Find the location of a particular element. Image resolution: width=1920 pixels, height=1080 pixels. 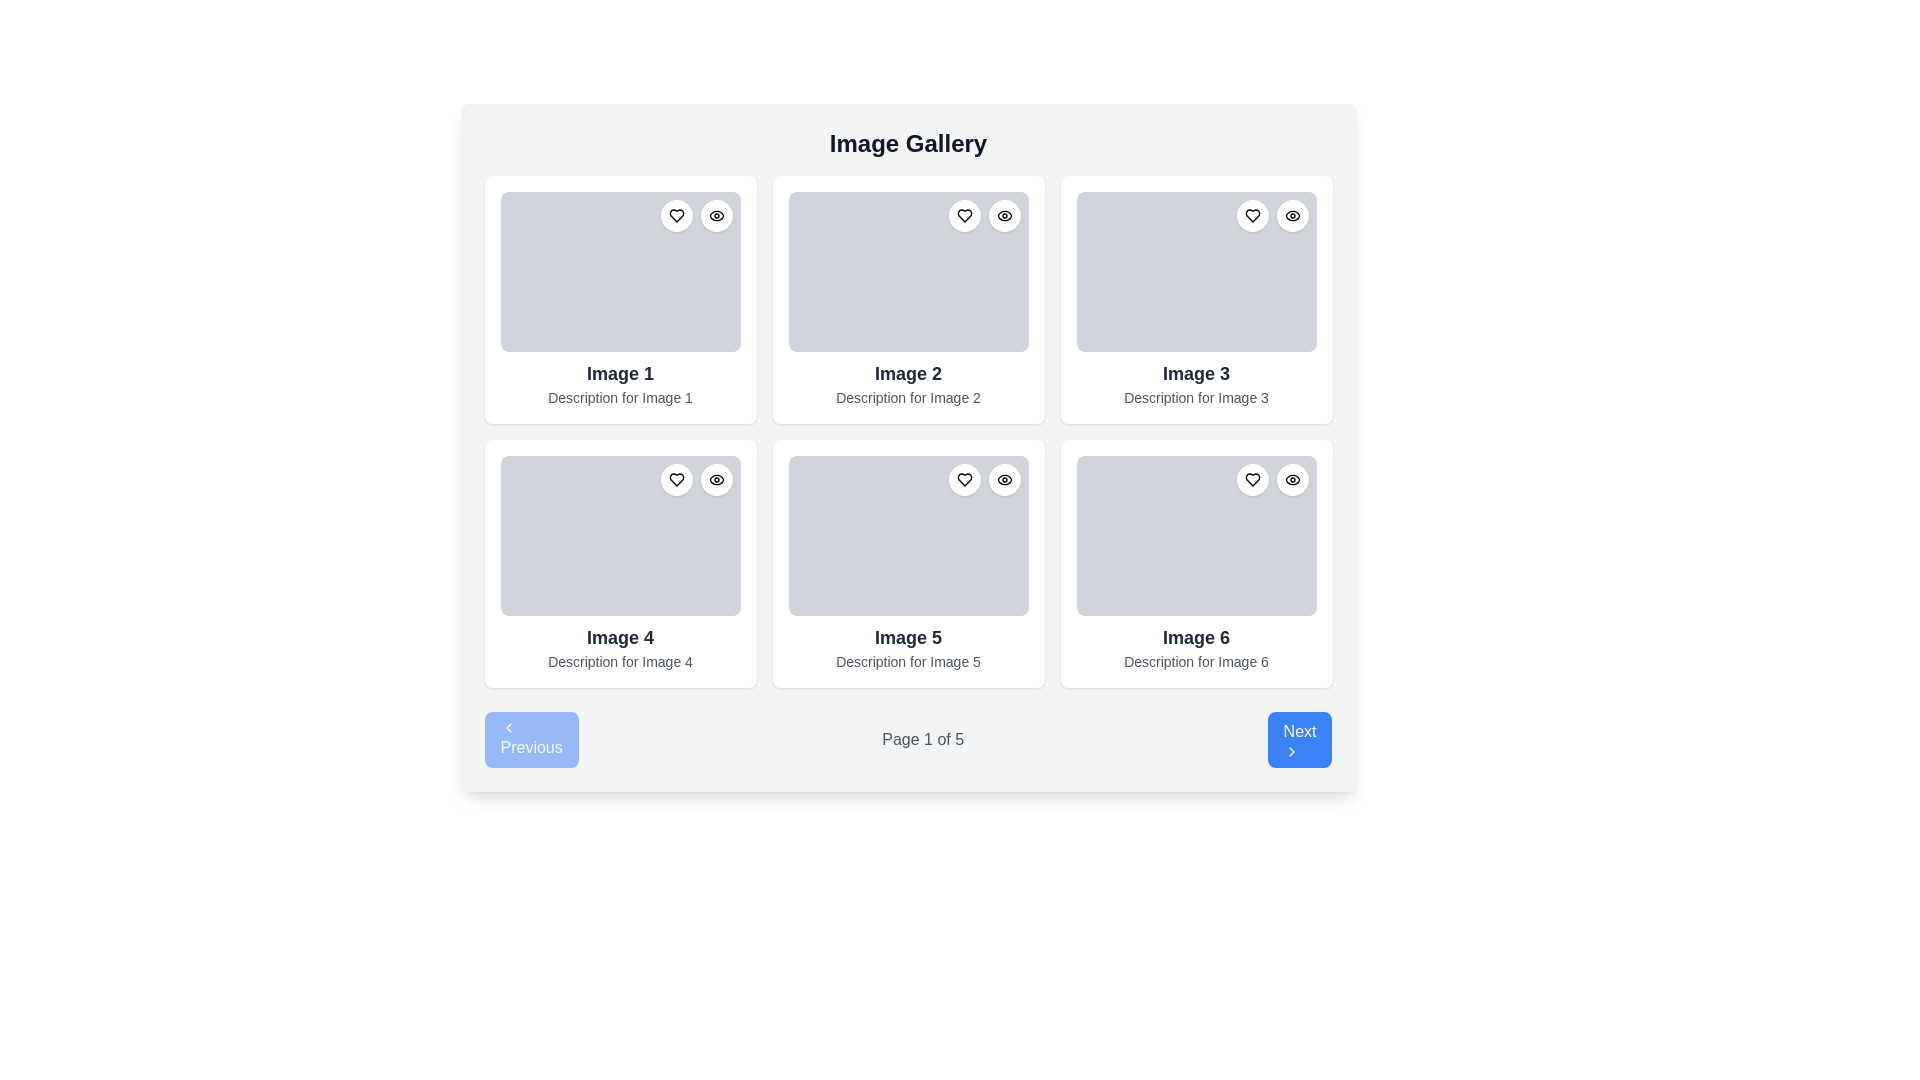

the favorite or like icon button located in the top-right corner of the third thumbnail image in the second row of the image gallery grid is located at coordinates (1251, 216).